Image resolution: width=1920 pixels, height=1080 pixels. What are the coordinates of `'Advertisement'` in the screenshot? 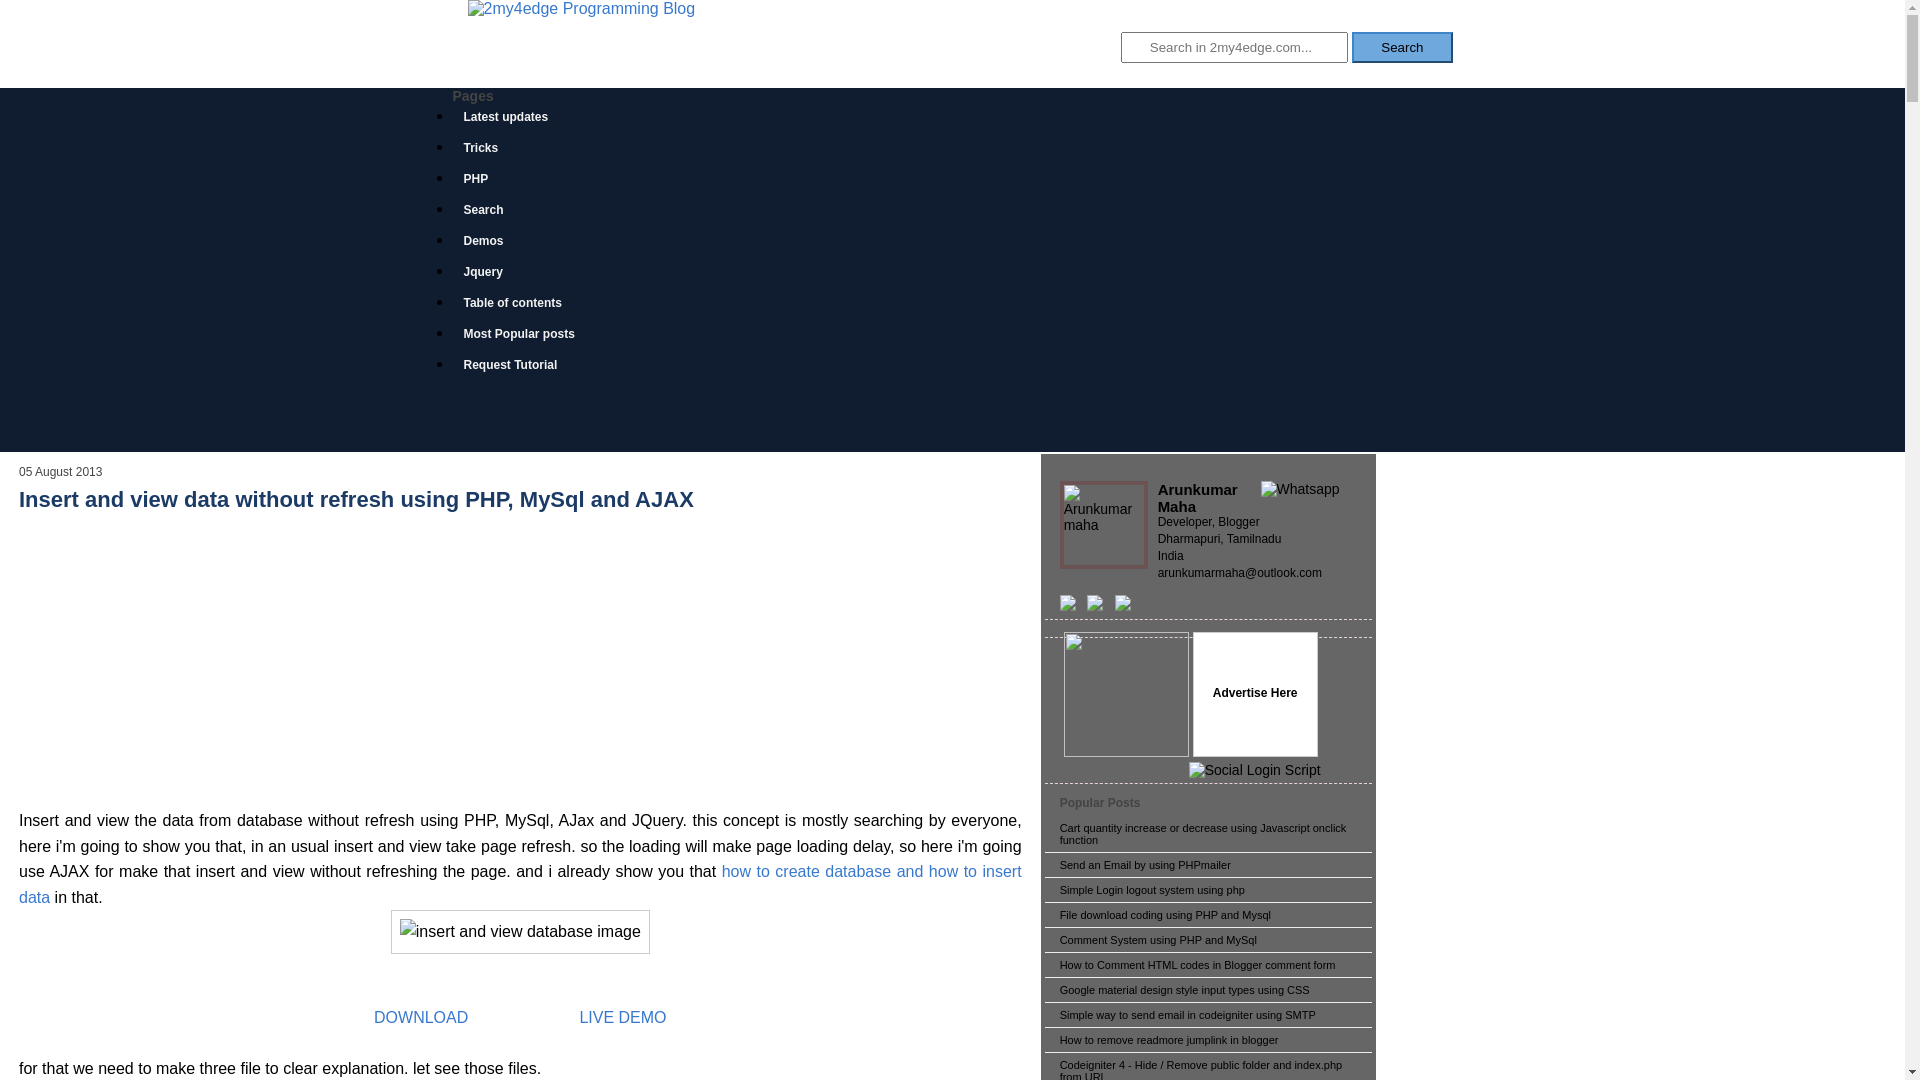 It's located at (950, 402).